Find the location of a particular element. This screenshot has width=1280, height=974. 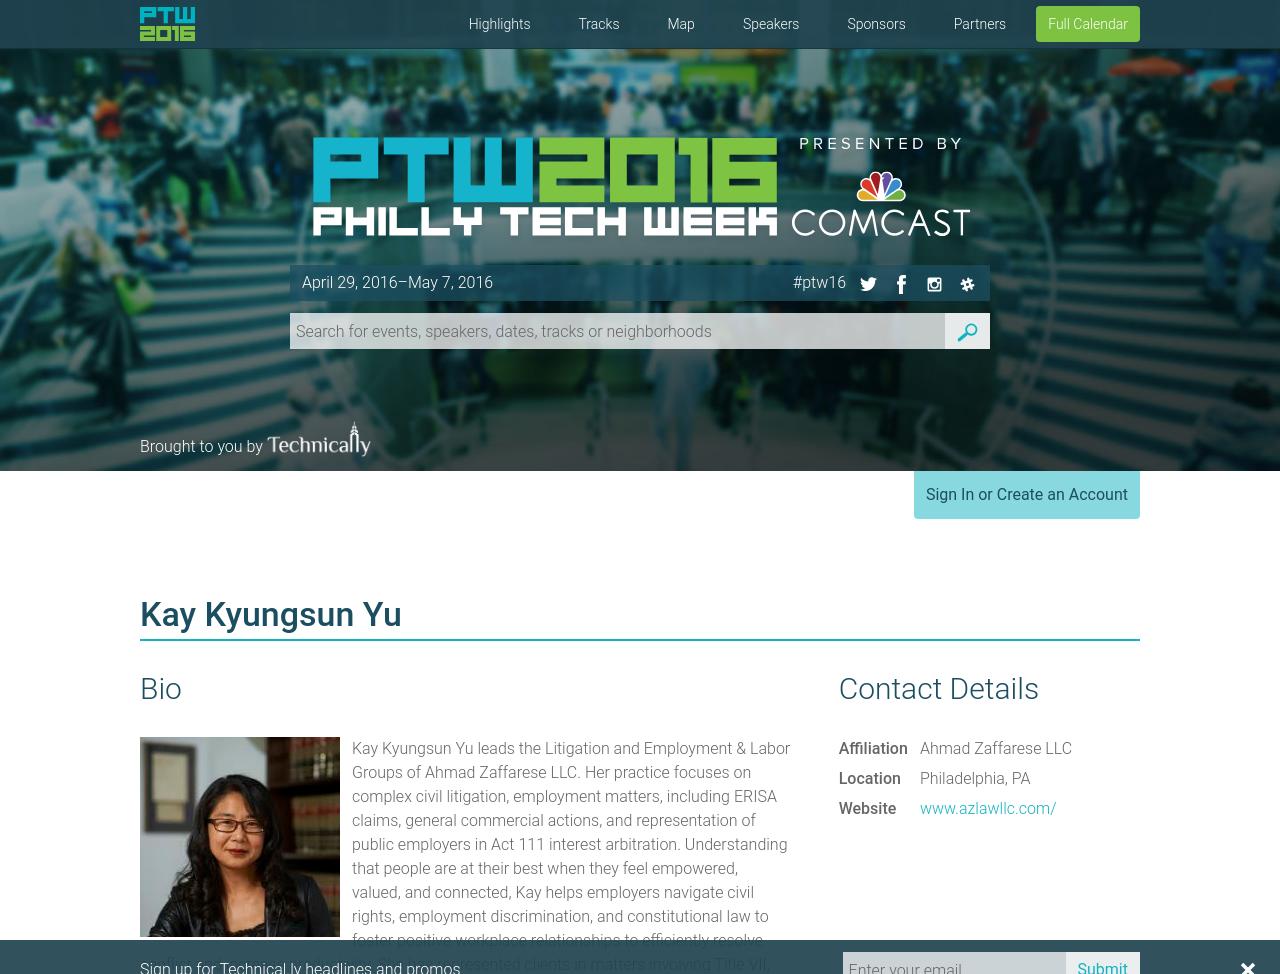

'Location' is located at coordinates (868, 777).